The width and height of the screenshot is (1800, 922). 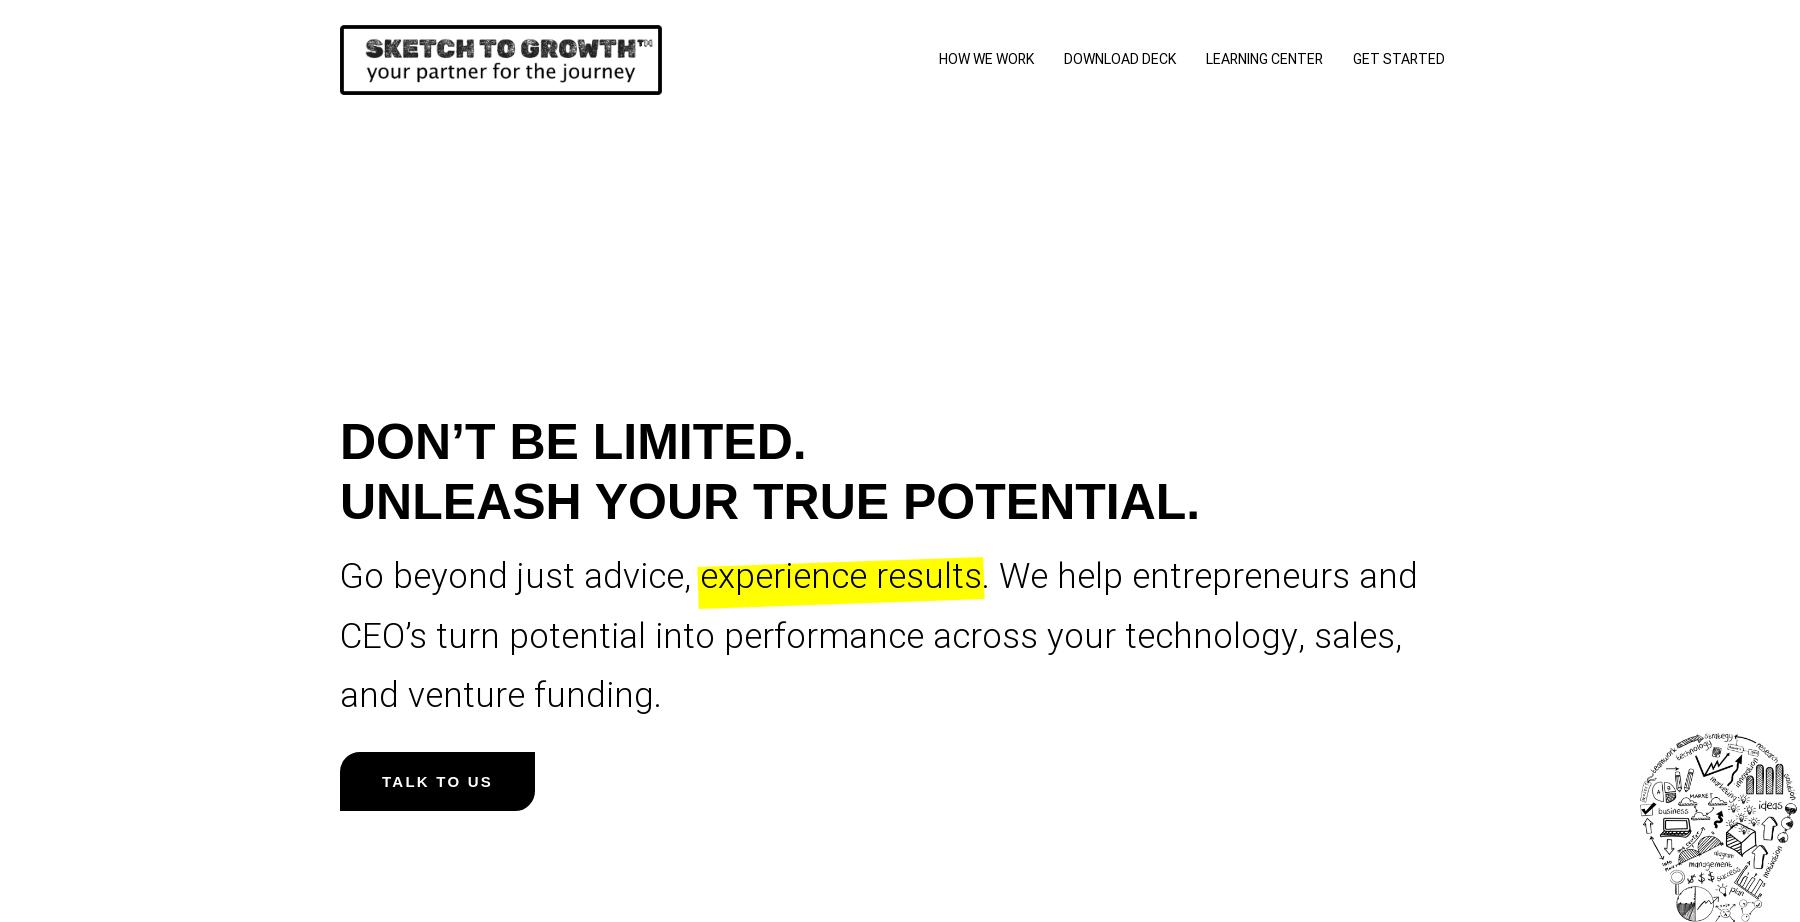 What do you see at coordinates (769, 502) in the screenshot?
I see `'UNLEASH YOUR TRUE POTENTIAL.'` at bounding box center [769, 502].